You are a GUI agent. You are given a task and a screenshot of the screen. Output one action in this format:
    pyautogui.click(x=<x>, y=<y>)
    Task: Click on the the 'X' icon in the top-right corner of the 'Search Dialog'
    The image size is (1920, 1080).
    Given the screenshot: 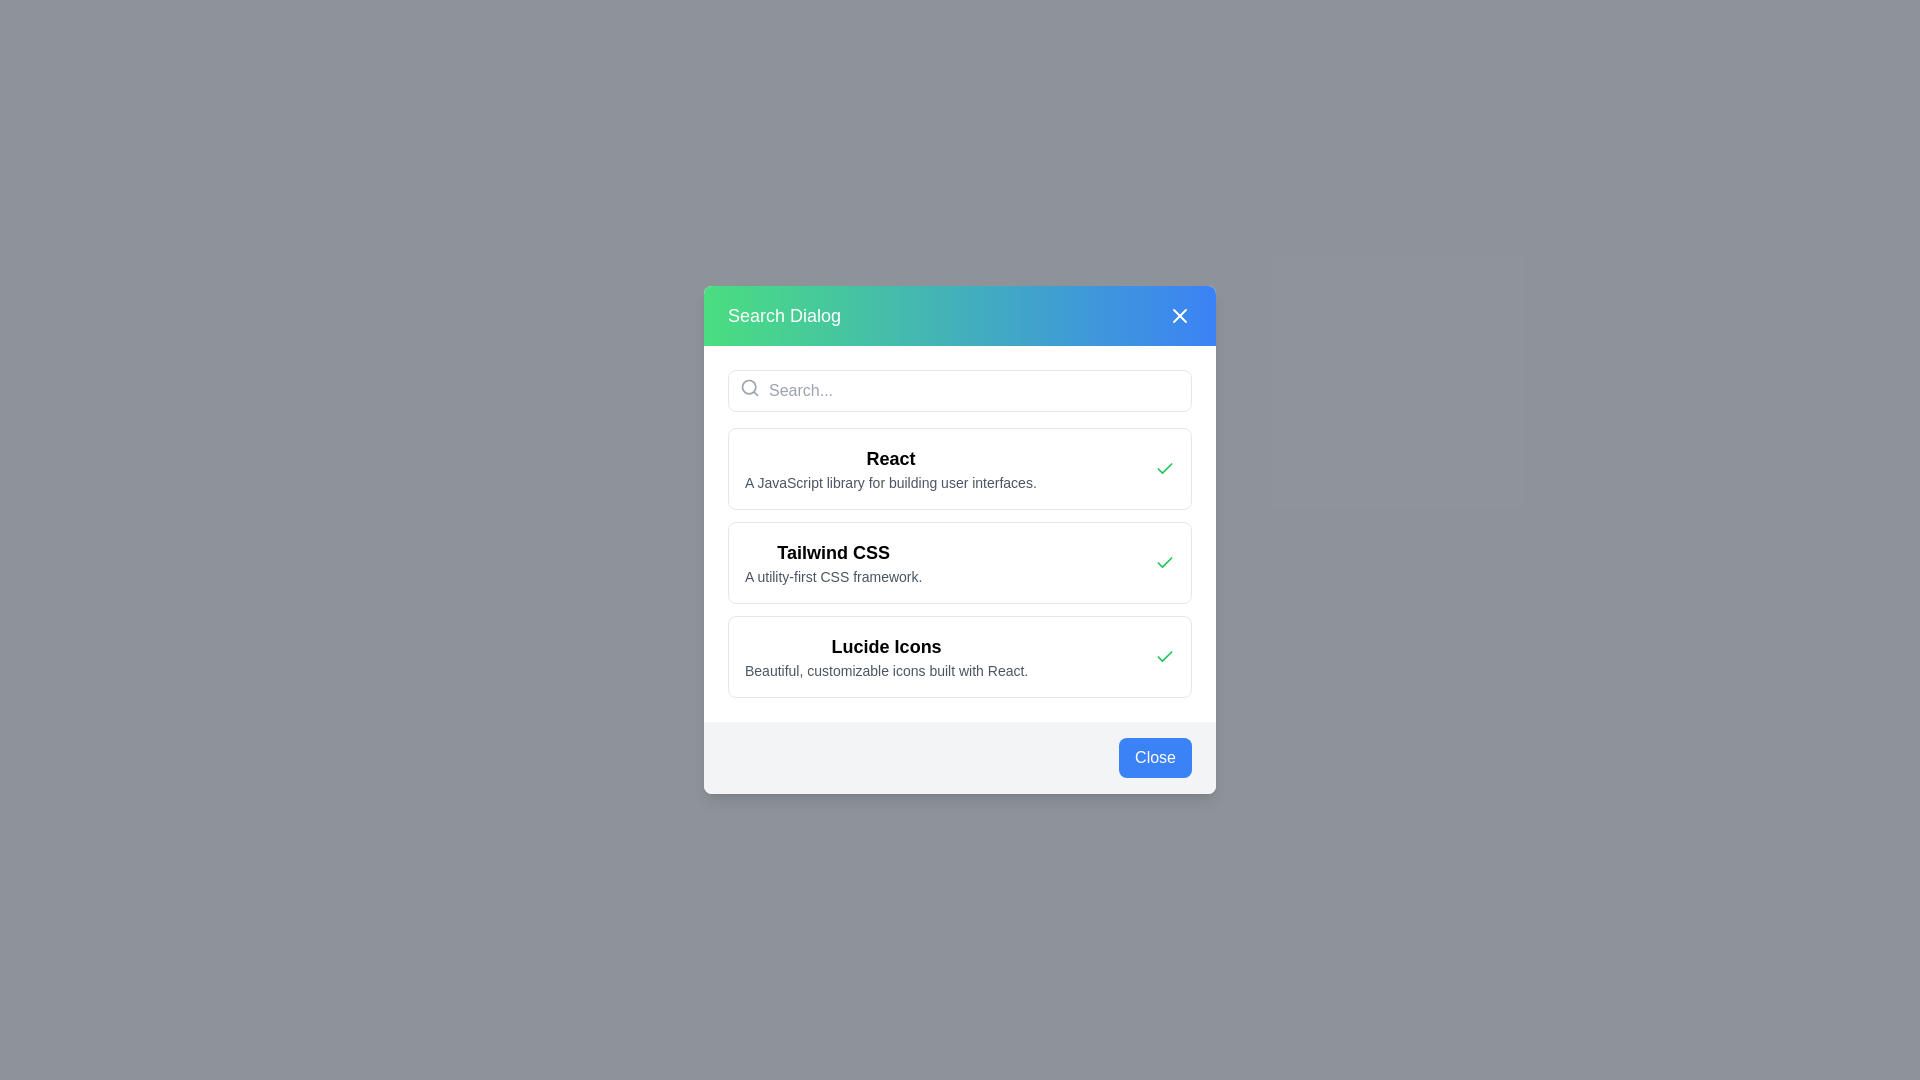 What is the action you would take?
    pyautogui.click(x=1180, y=315)
    